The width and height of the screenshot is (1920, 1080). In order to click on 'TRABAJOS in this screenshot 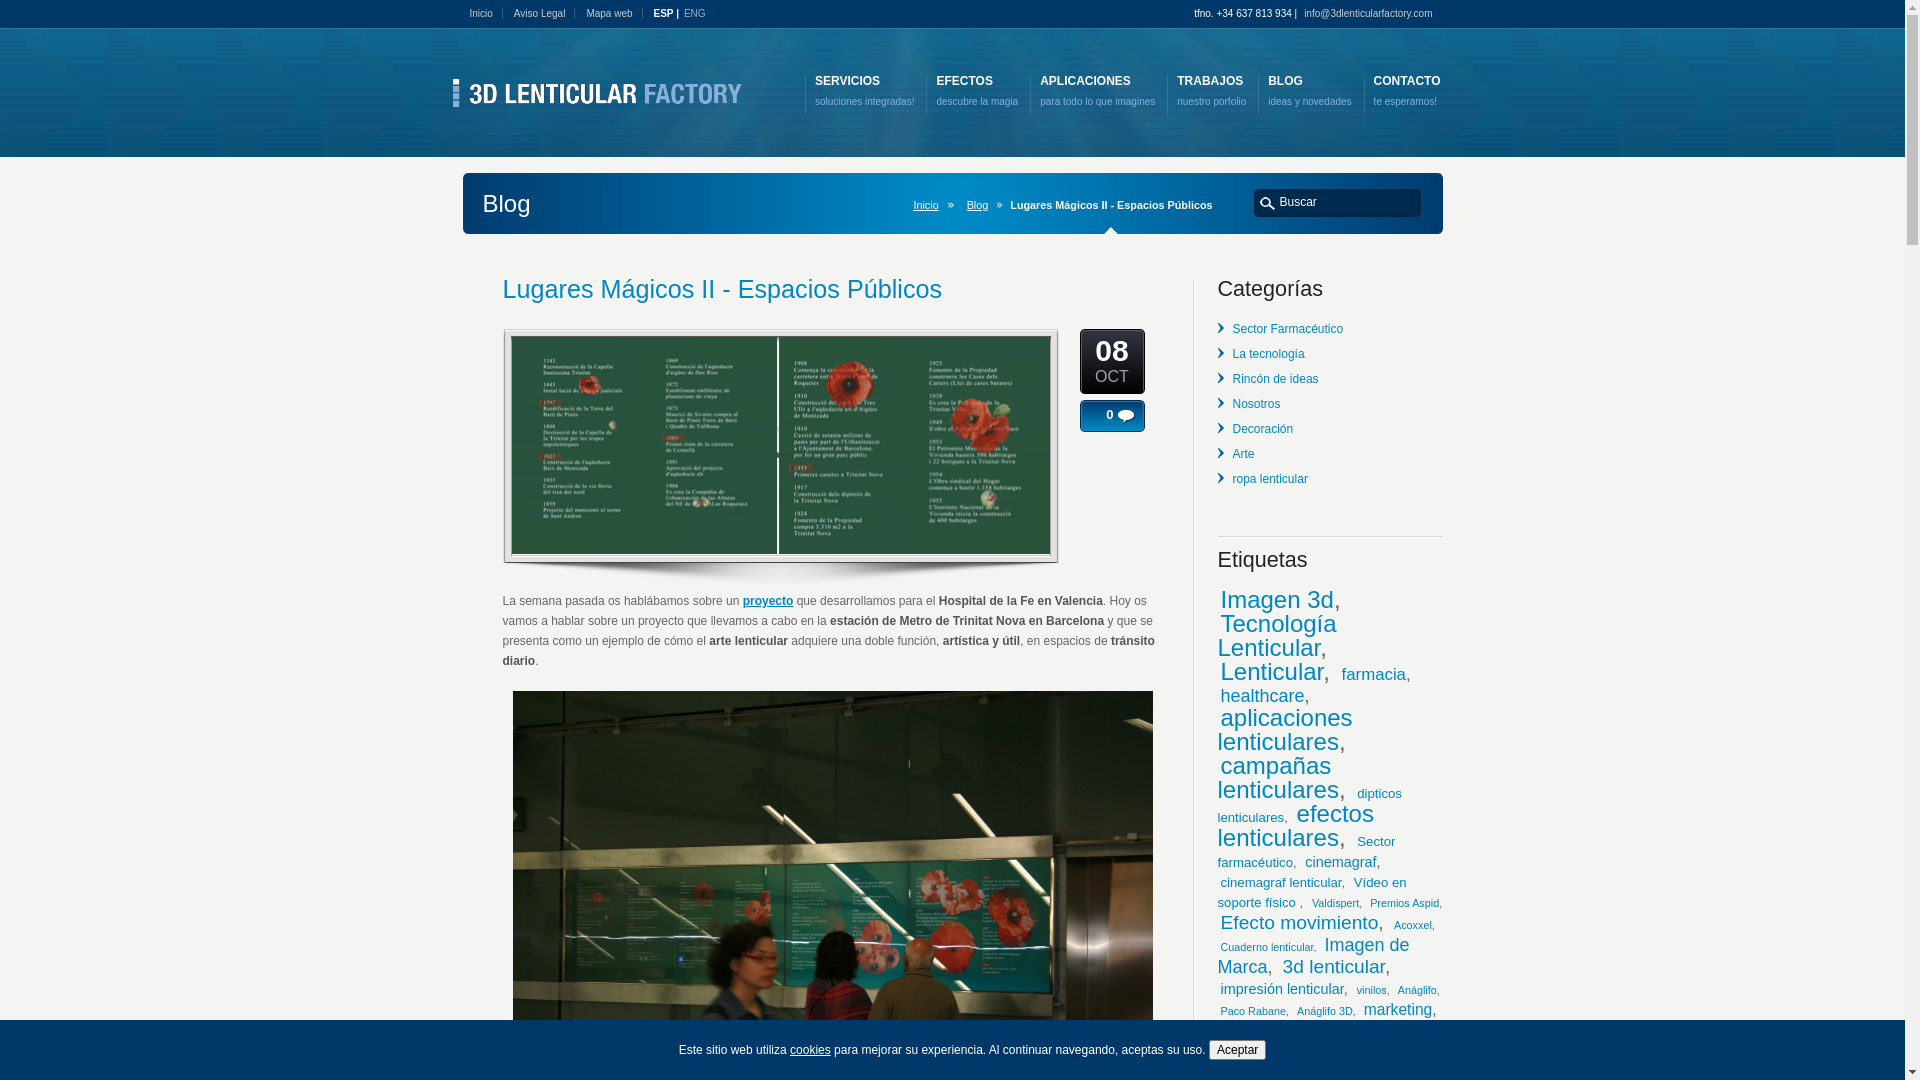, I will do `click(1210, 91)`.